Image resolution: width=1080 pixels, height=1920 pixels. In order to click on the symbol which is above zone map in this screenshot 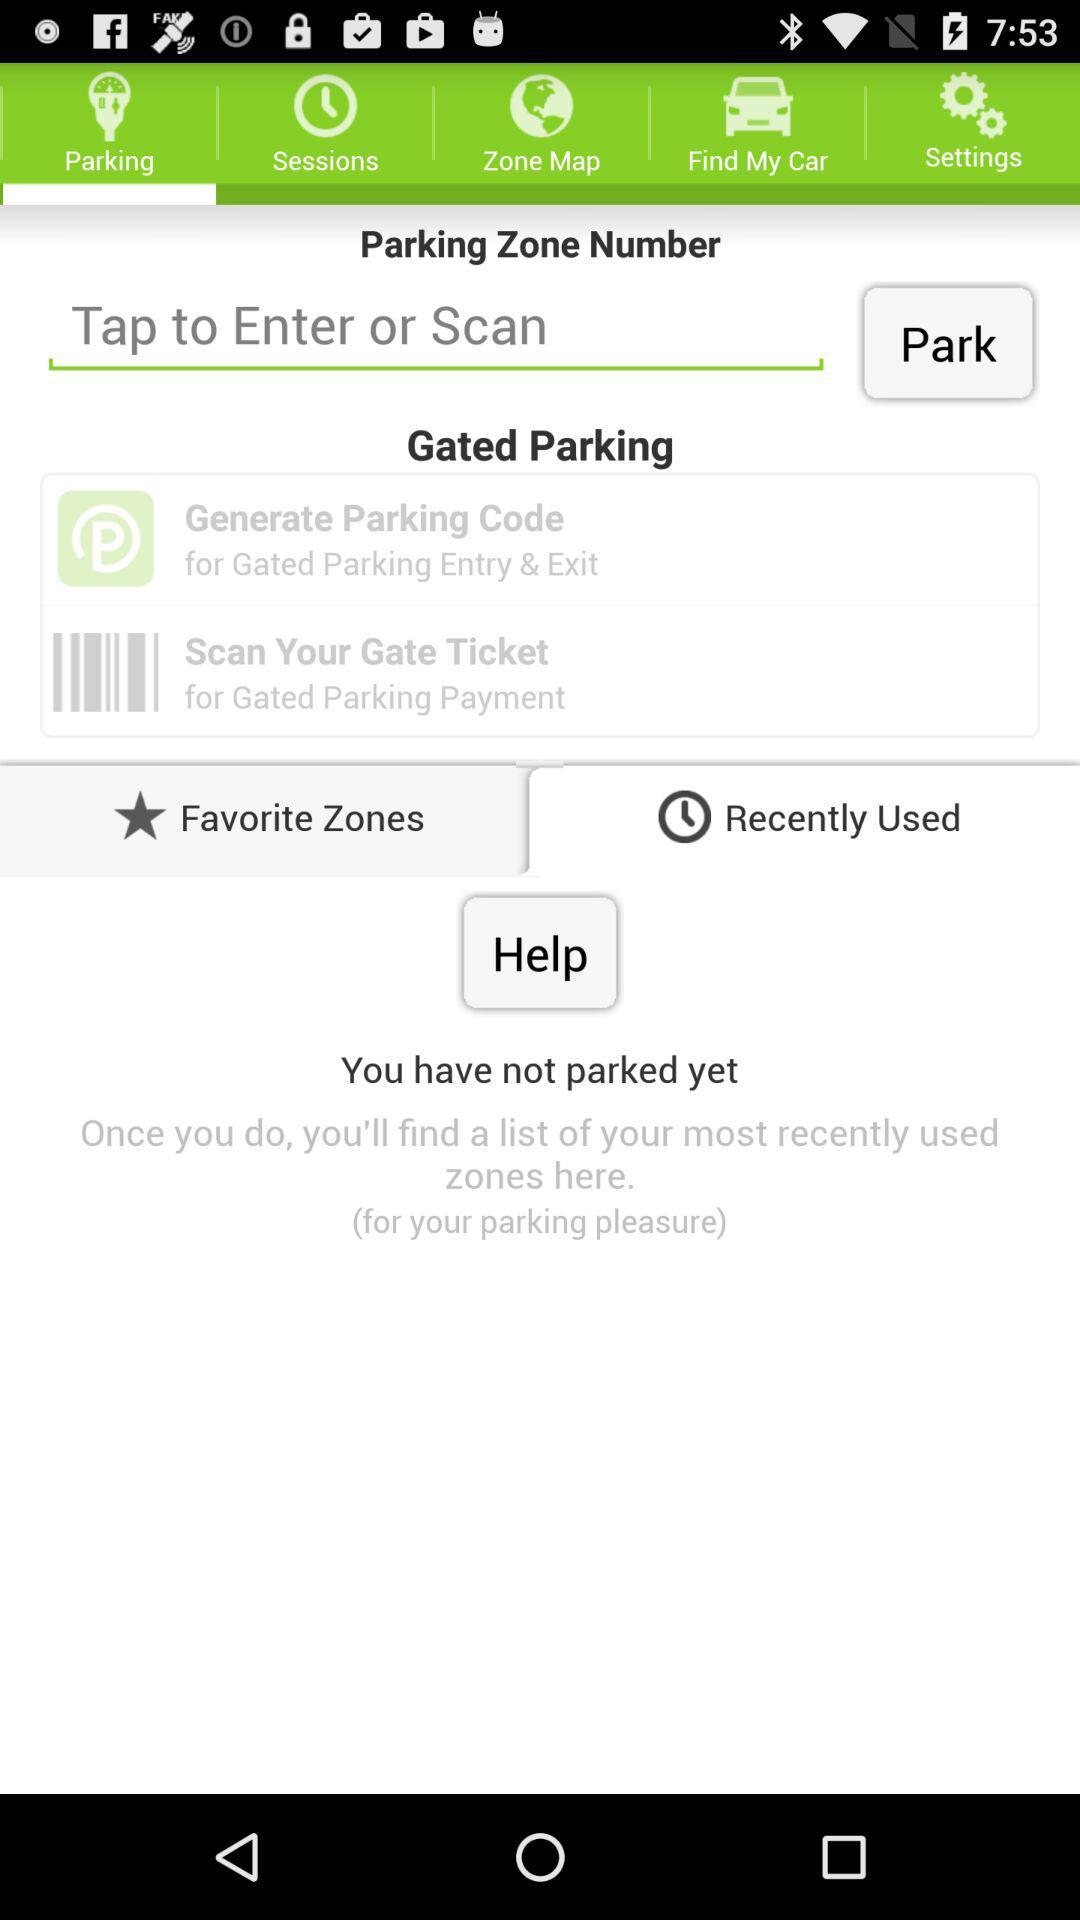, I will do `click(541, 104)`.